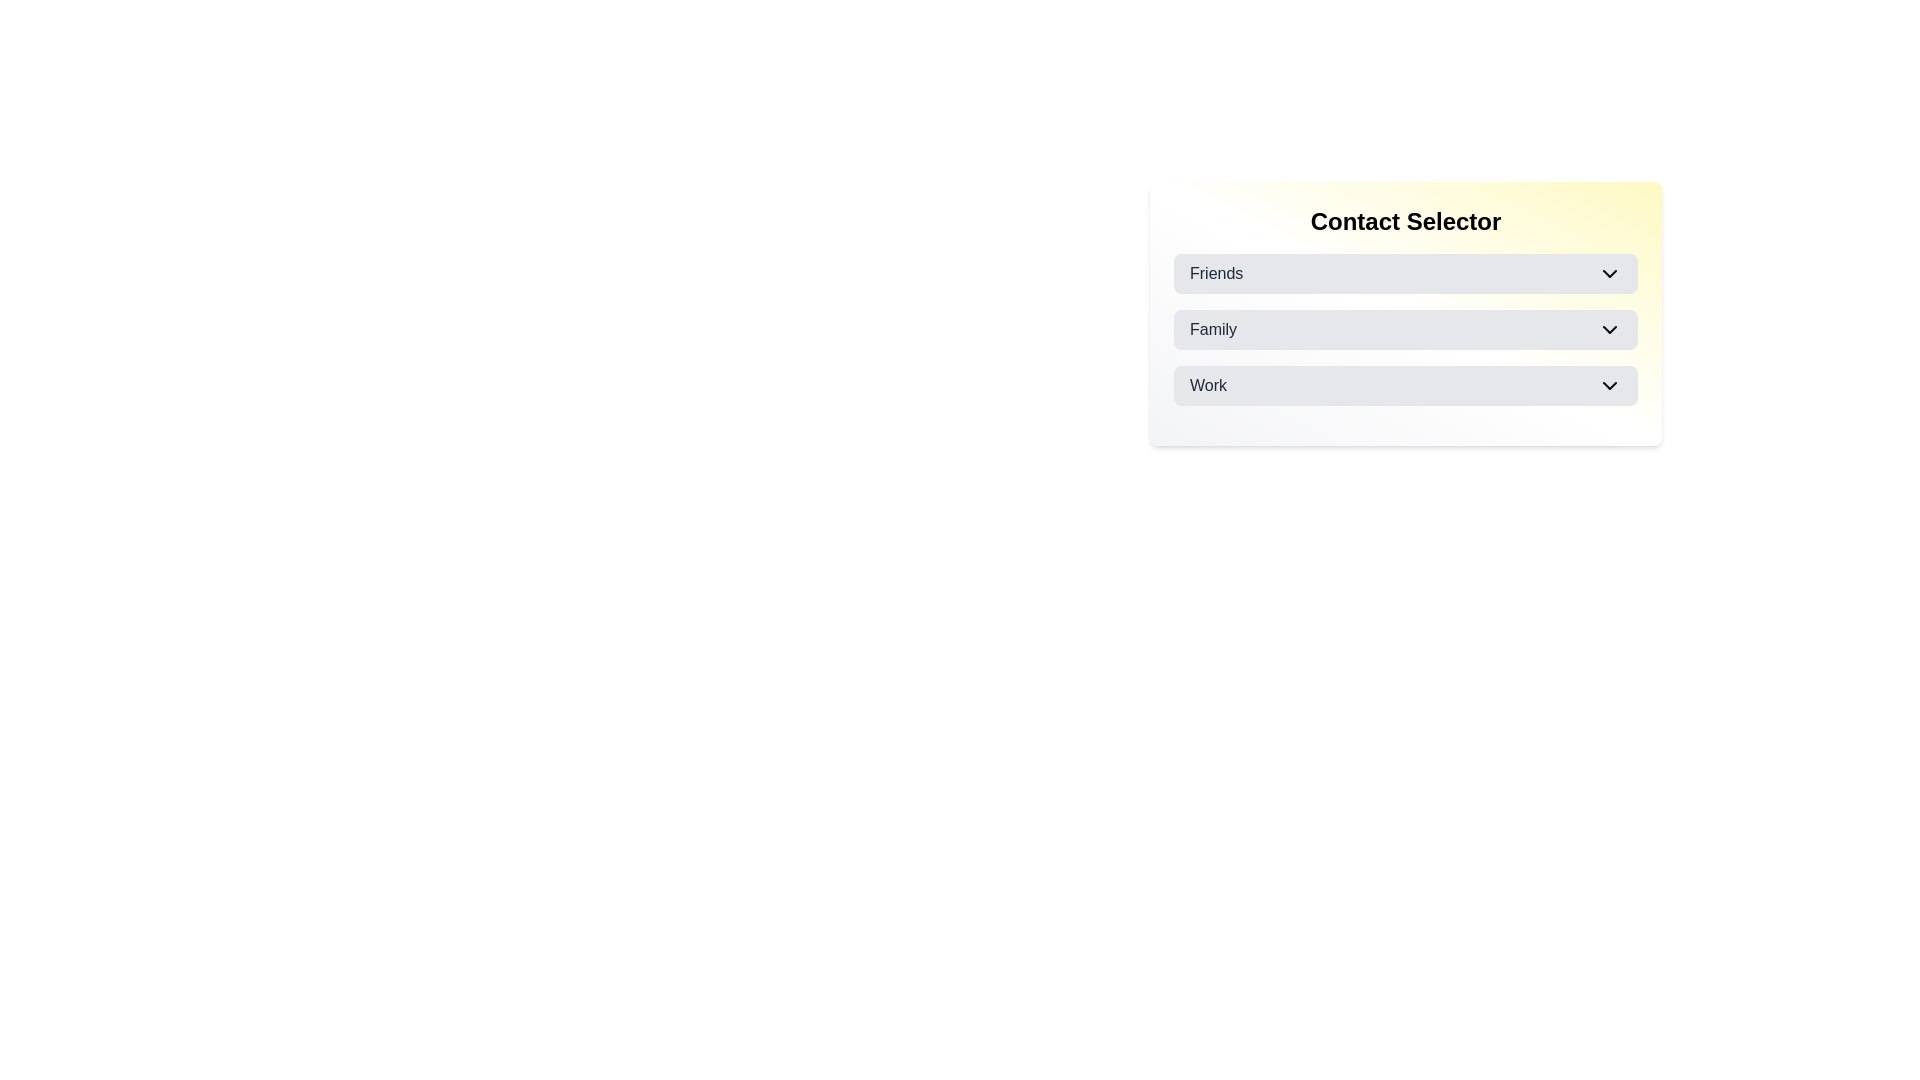 Image resolution: width=1920 pixels, height=1080 pixels. I want to click on the Dropdown indicator icon located on the rightmost side of the 'Work' list item, so click(1609, 385).